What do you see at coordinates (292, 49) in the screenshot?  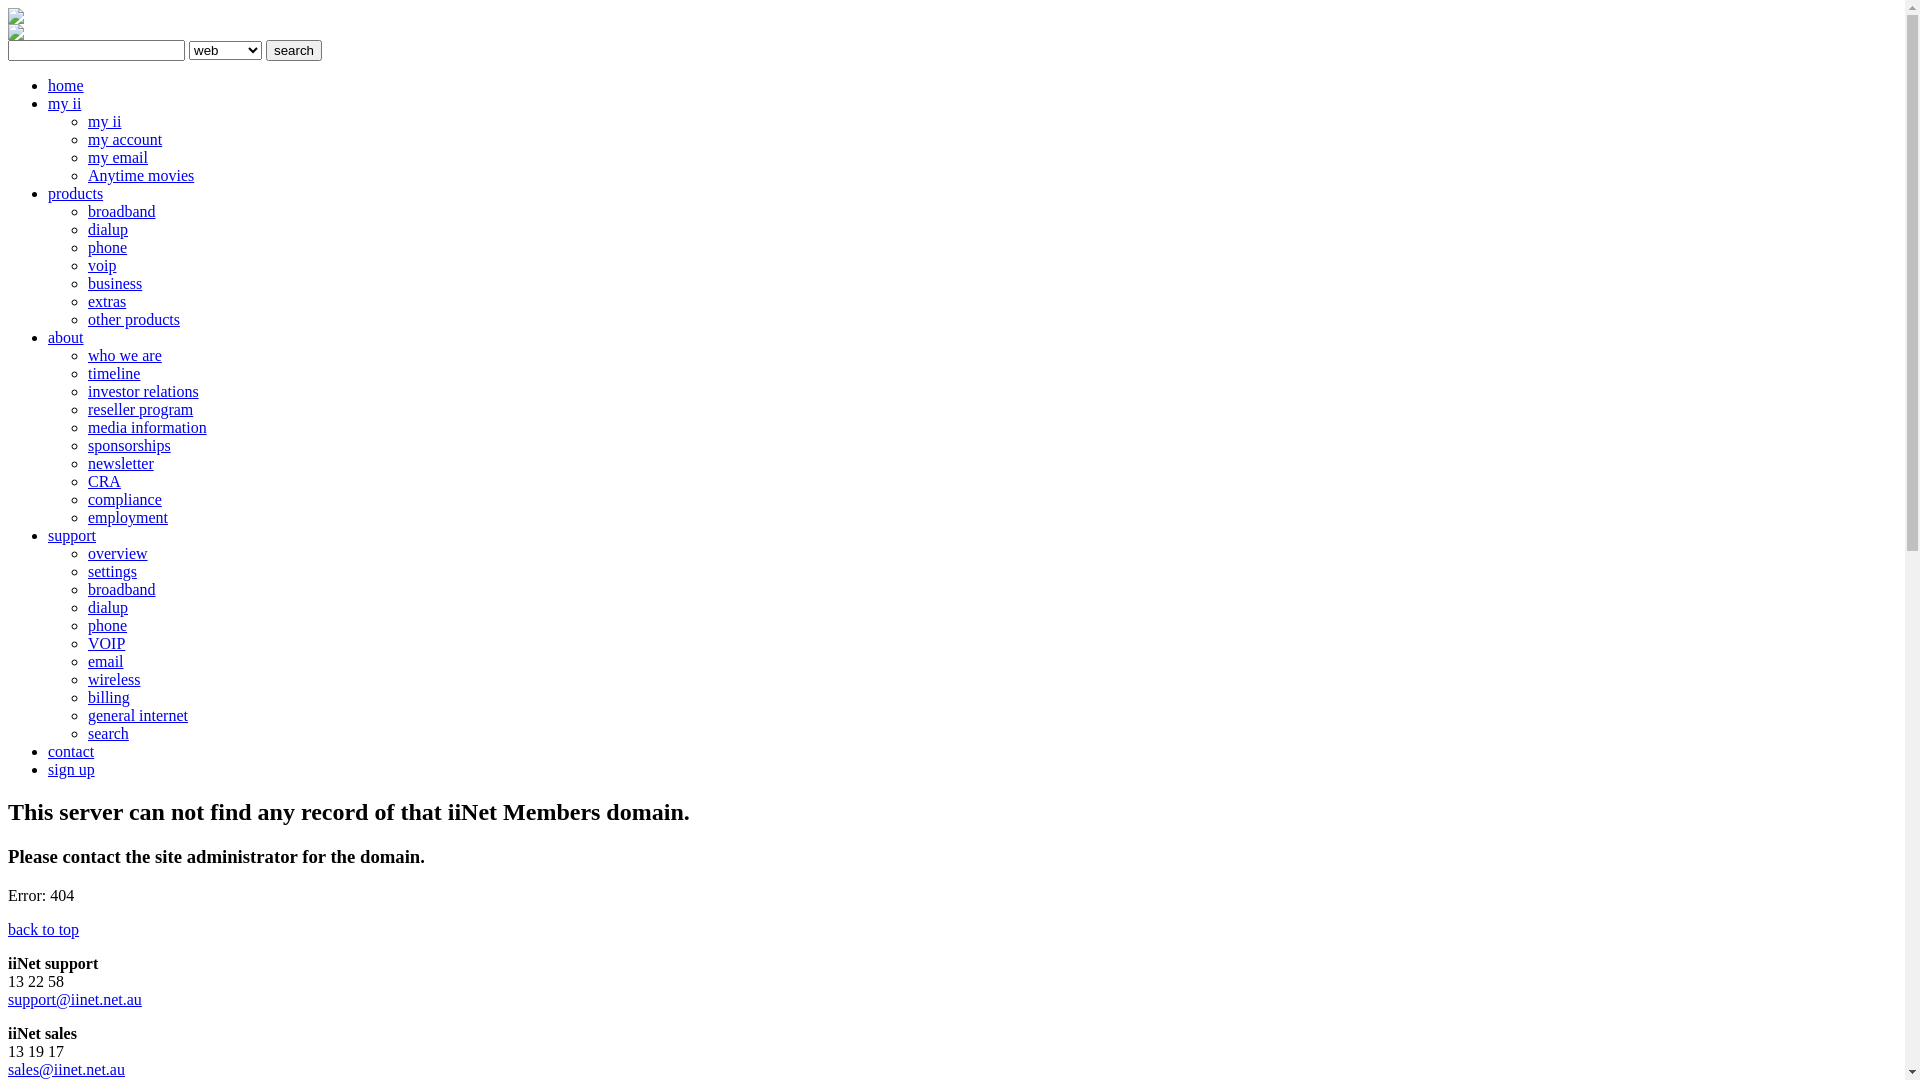 I see `'search'` at bounding box center [292, 49].